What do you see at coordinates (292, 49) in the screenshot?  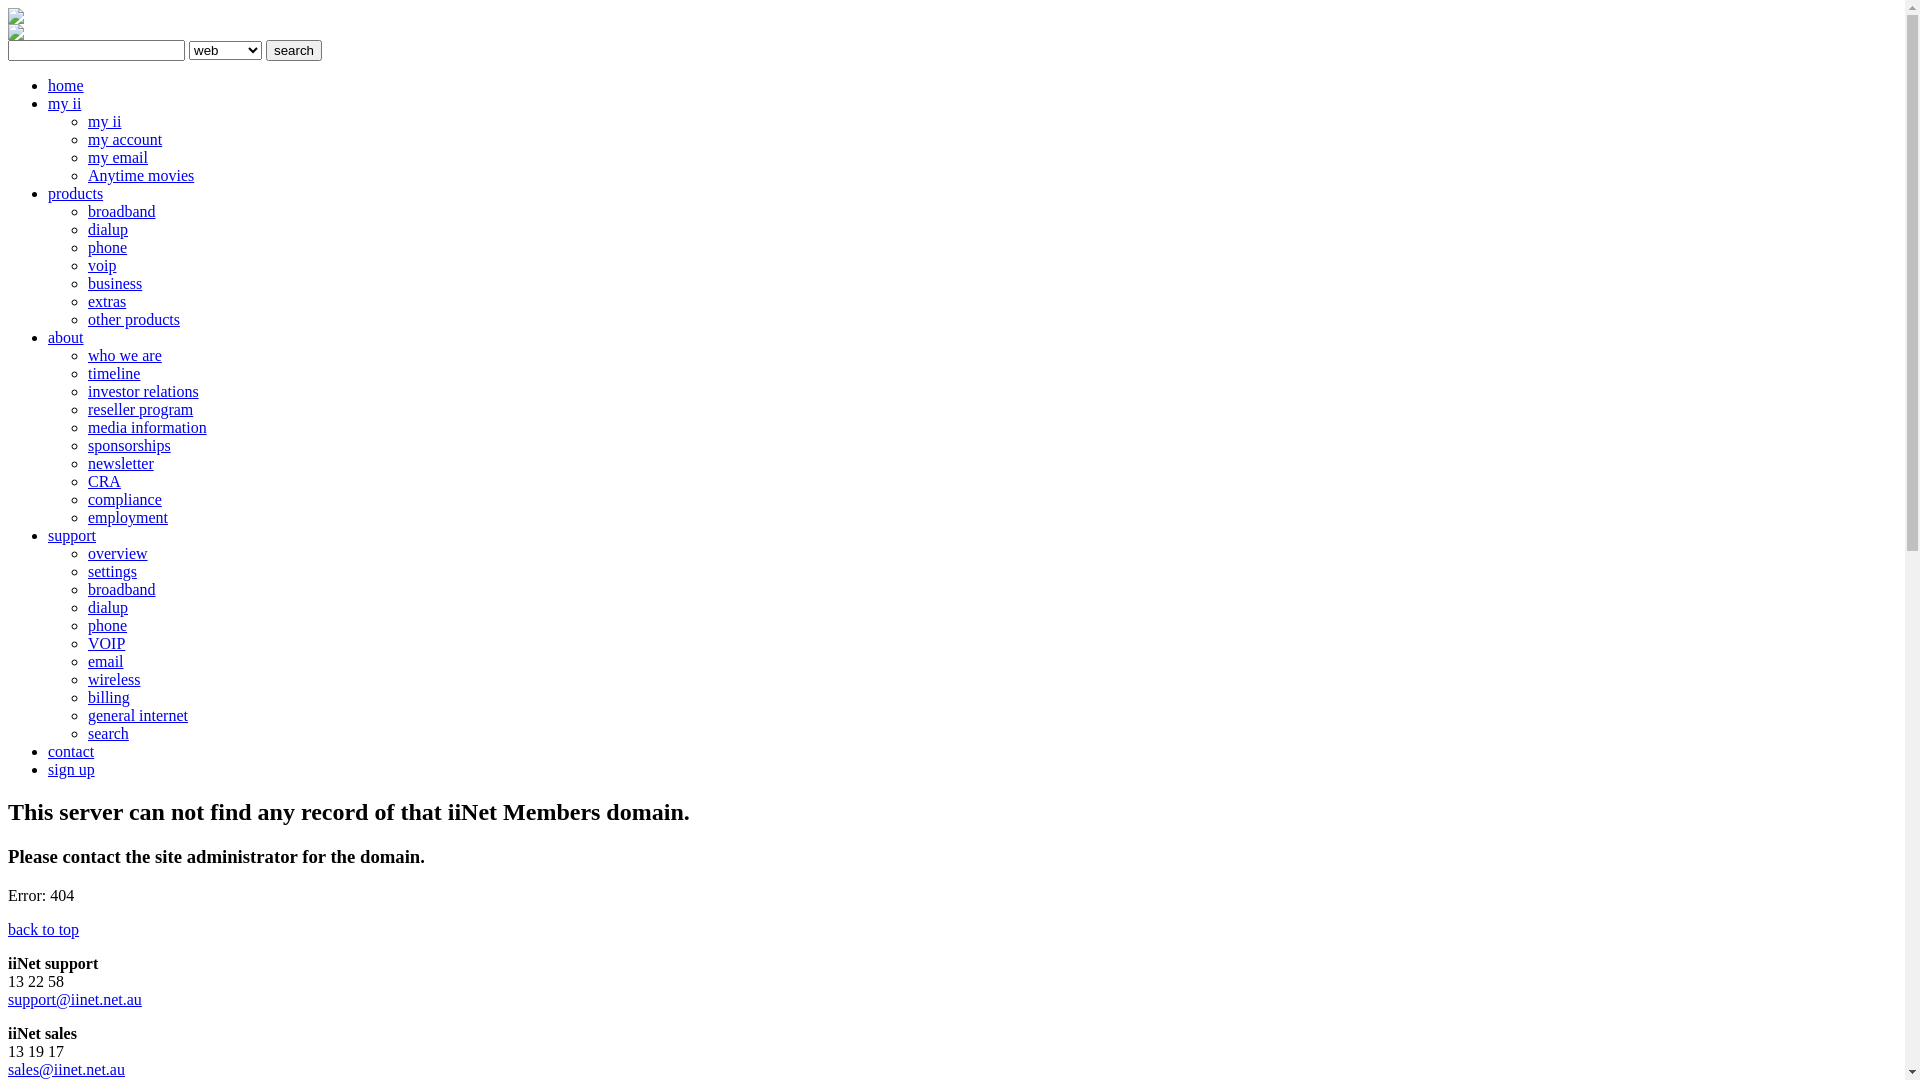 I see `'search'` at bounding box center [292, 49].